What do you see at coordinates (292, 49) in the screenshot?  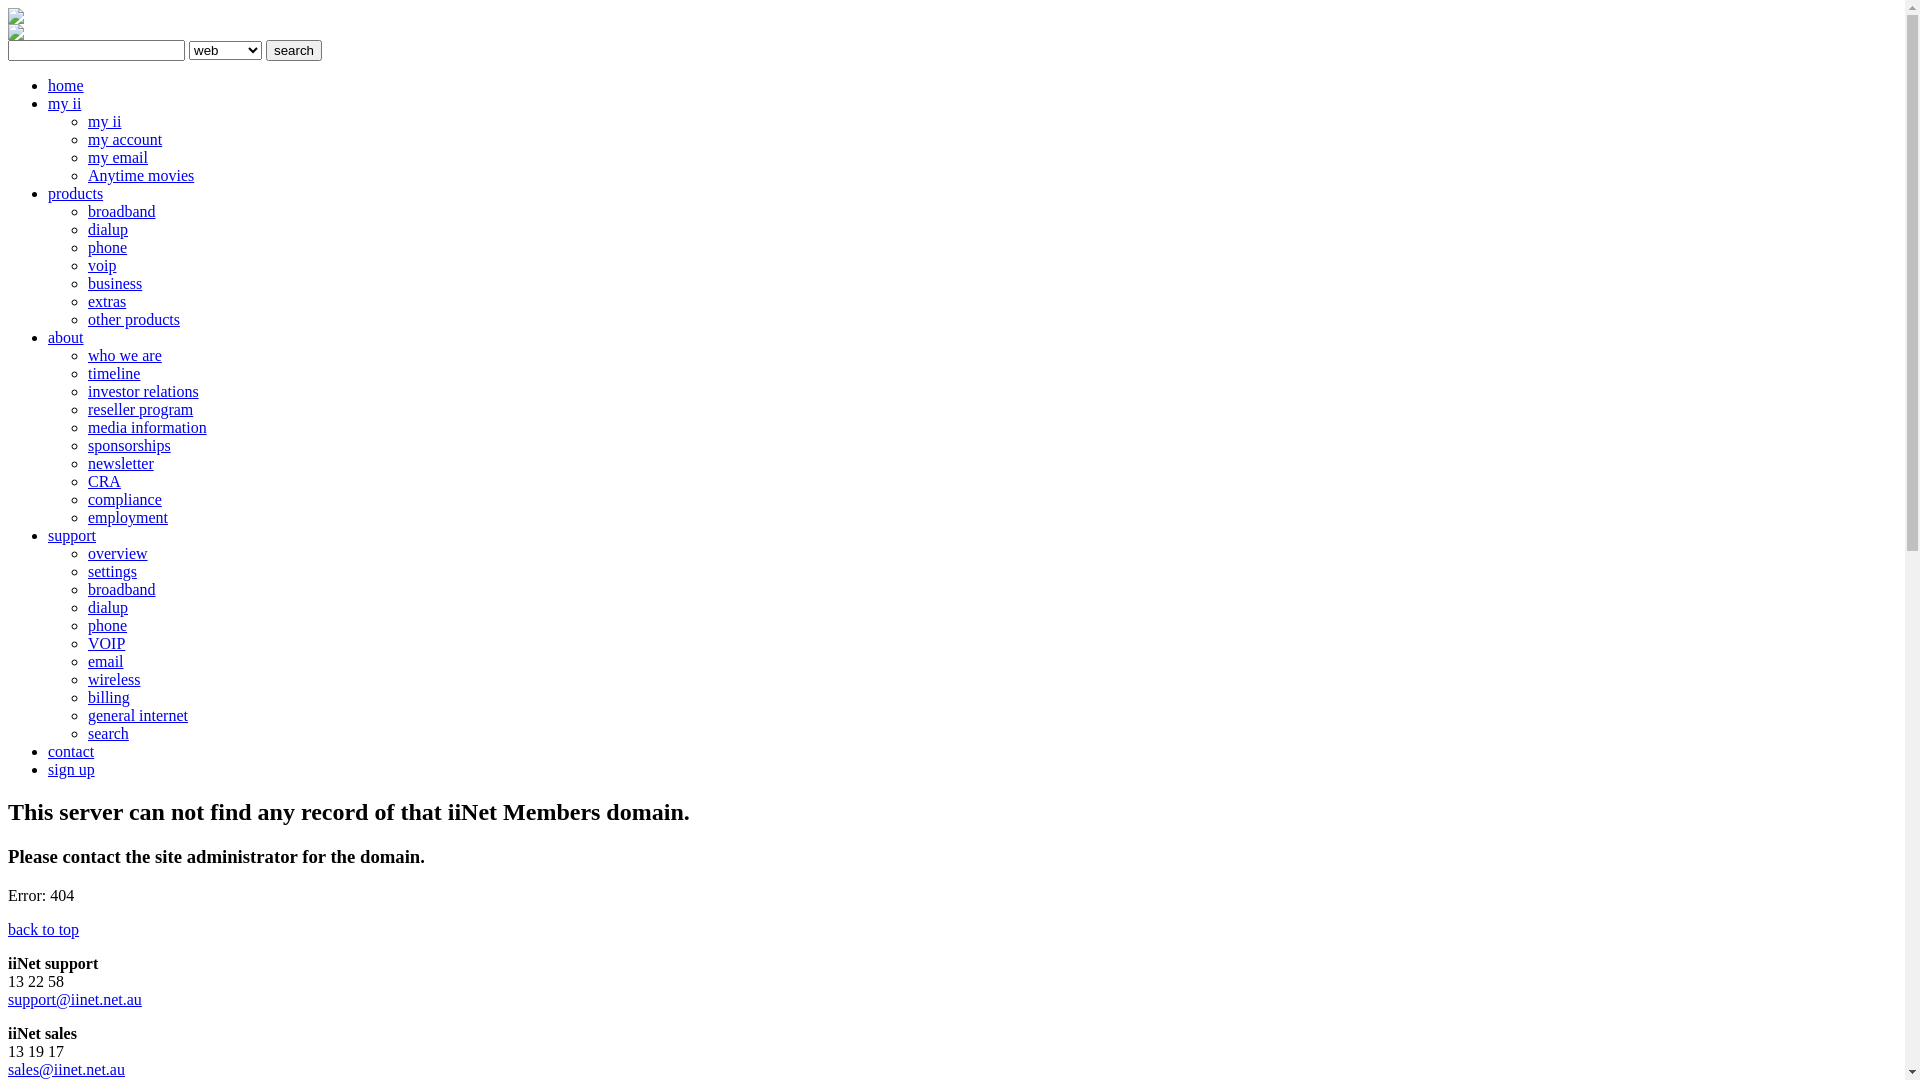 I see `'search'` at bounding box center [292, 49].